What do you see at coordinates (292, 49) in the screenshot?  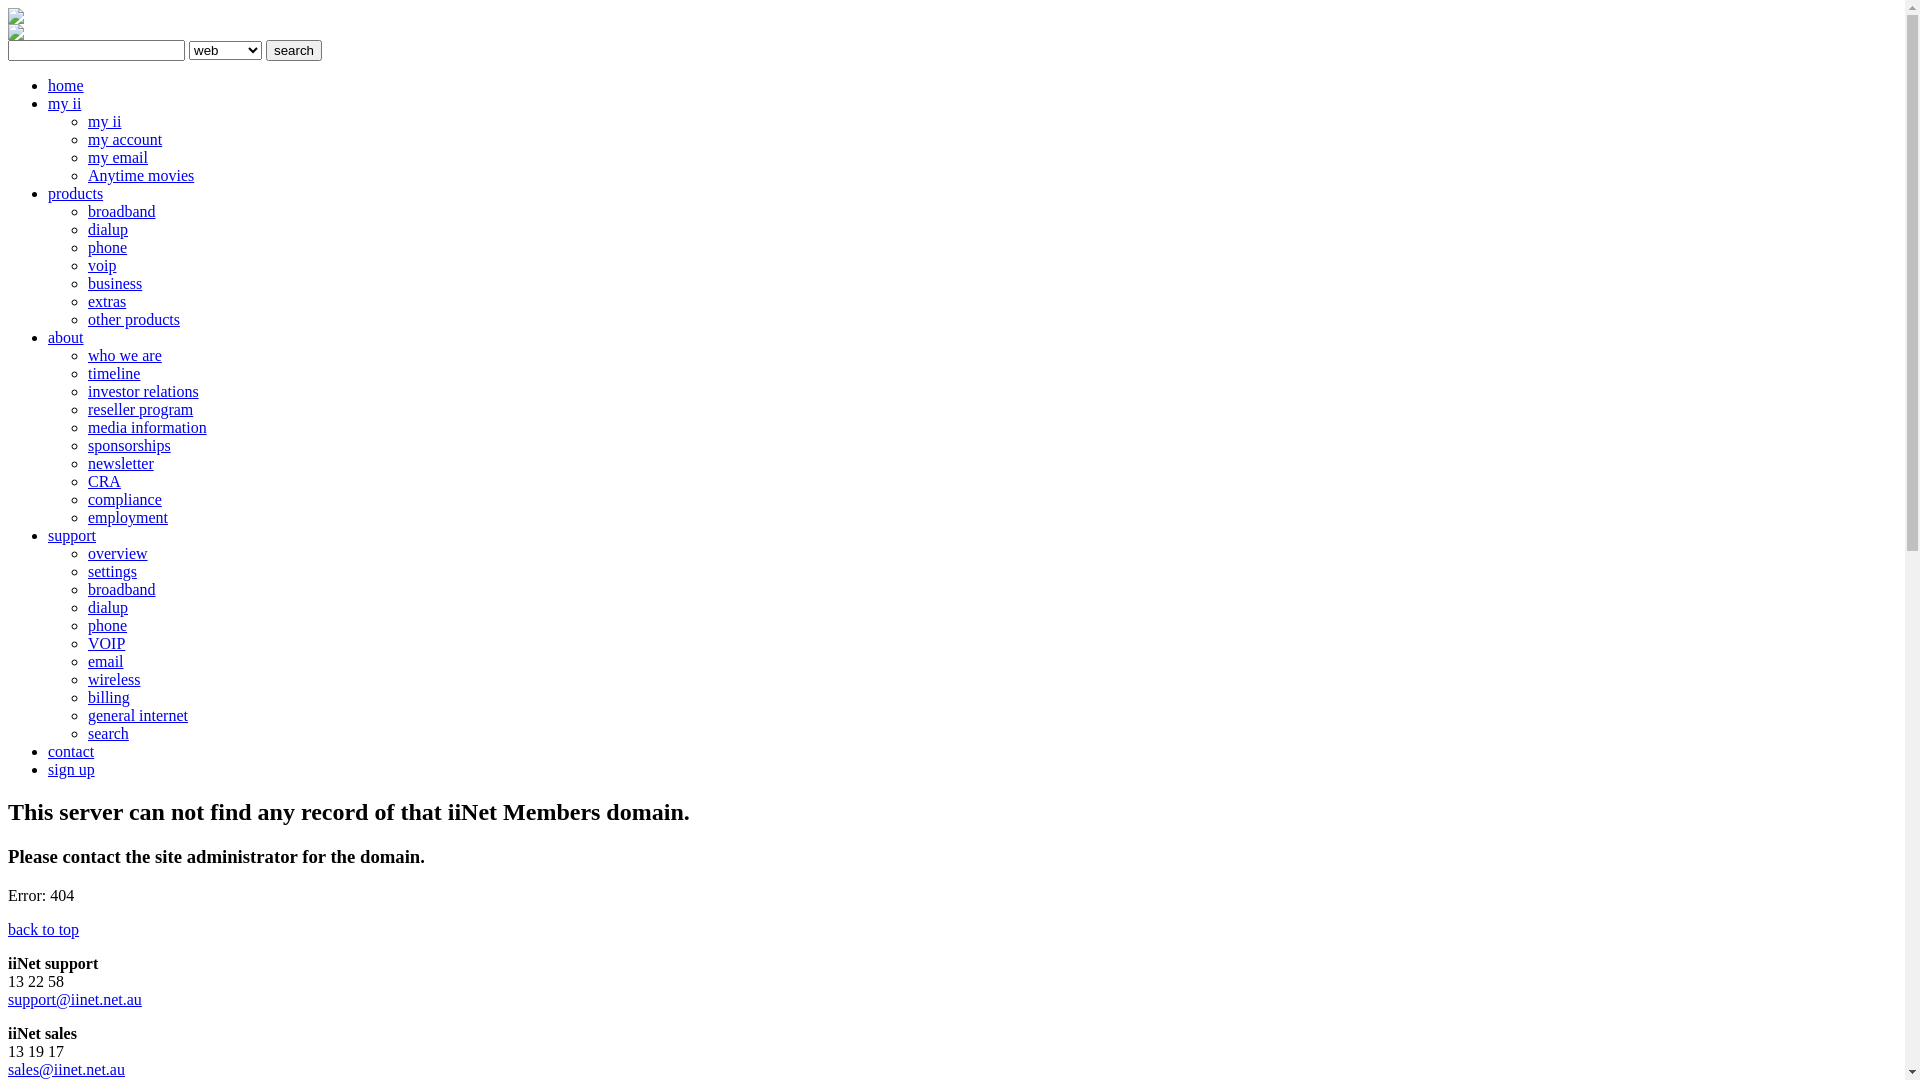 I see `'search'` at bounding box center [292, 49].